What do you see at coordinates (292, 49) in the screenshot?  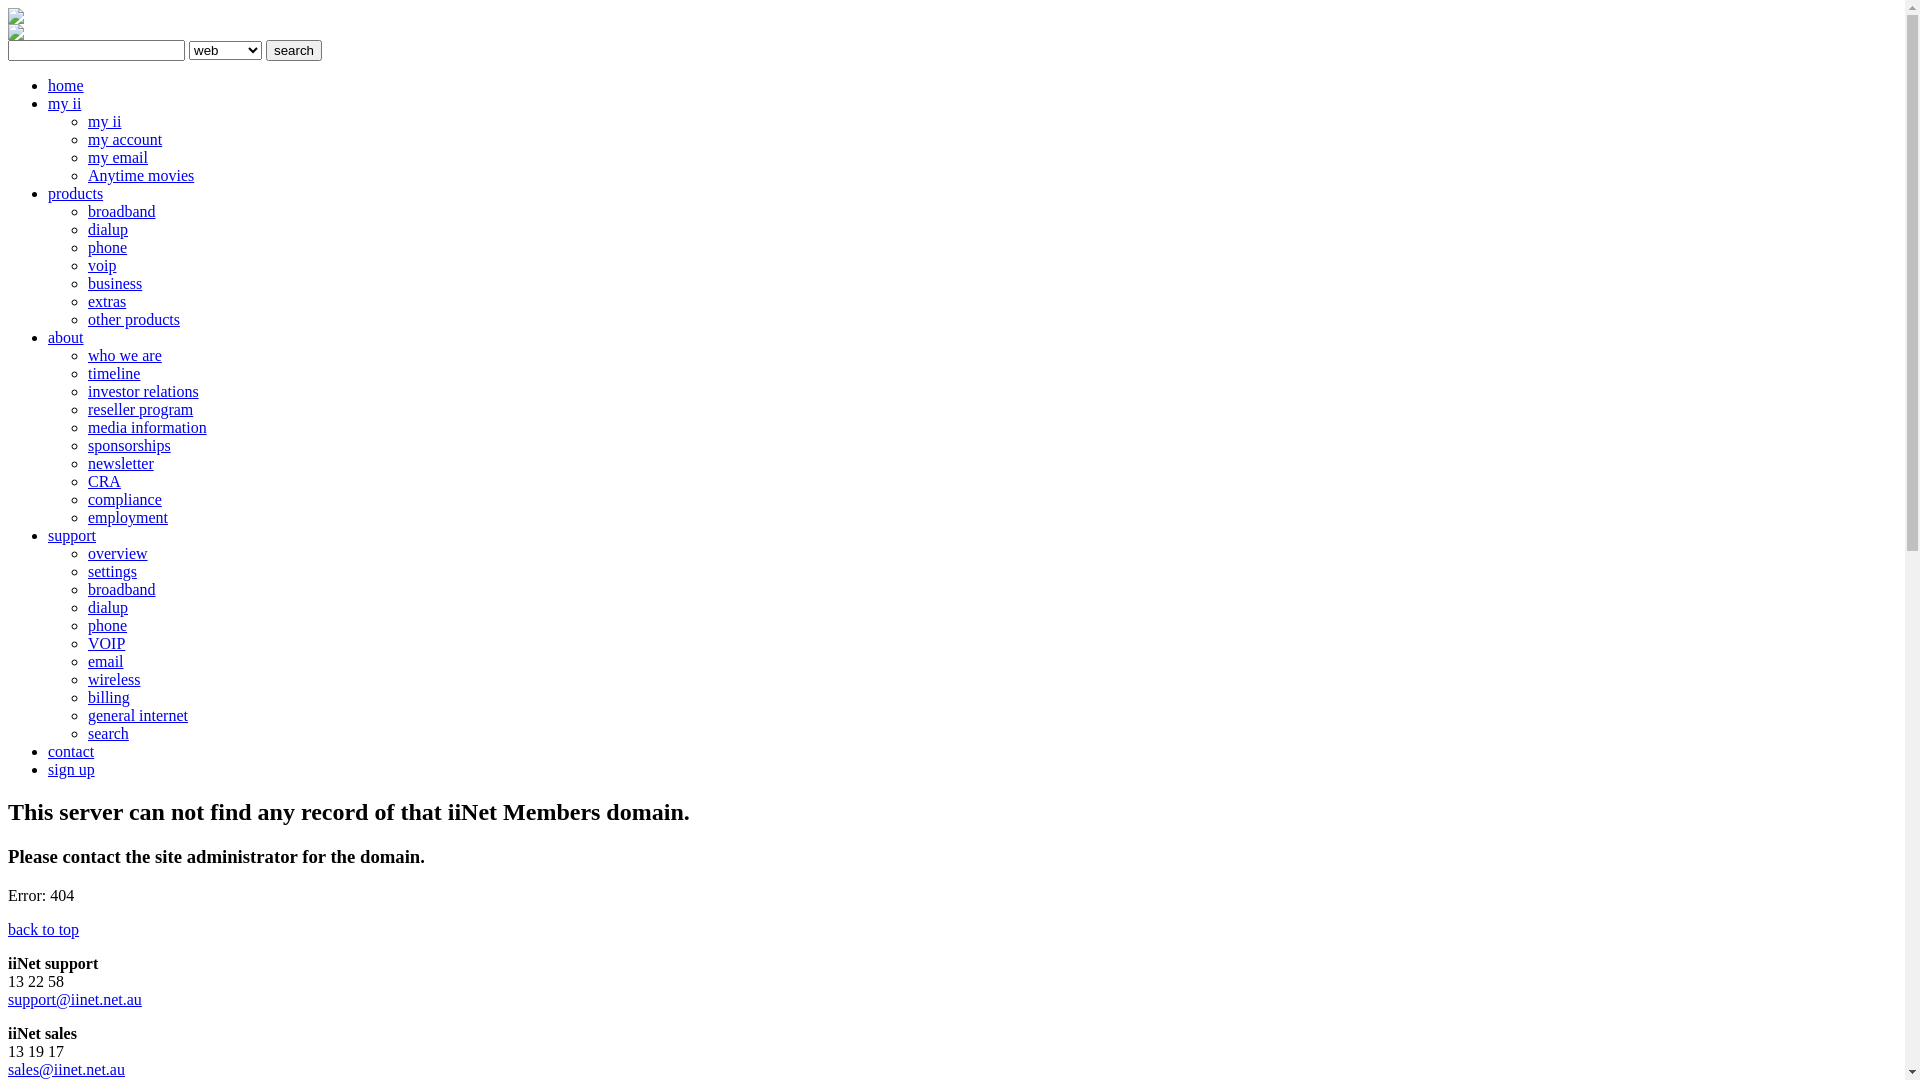 I see `'search'` at bounding box center [292, 49].